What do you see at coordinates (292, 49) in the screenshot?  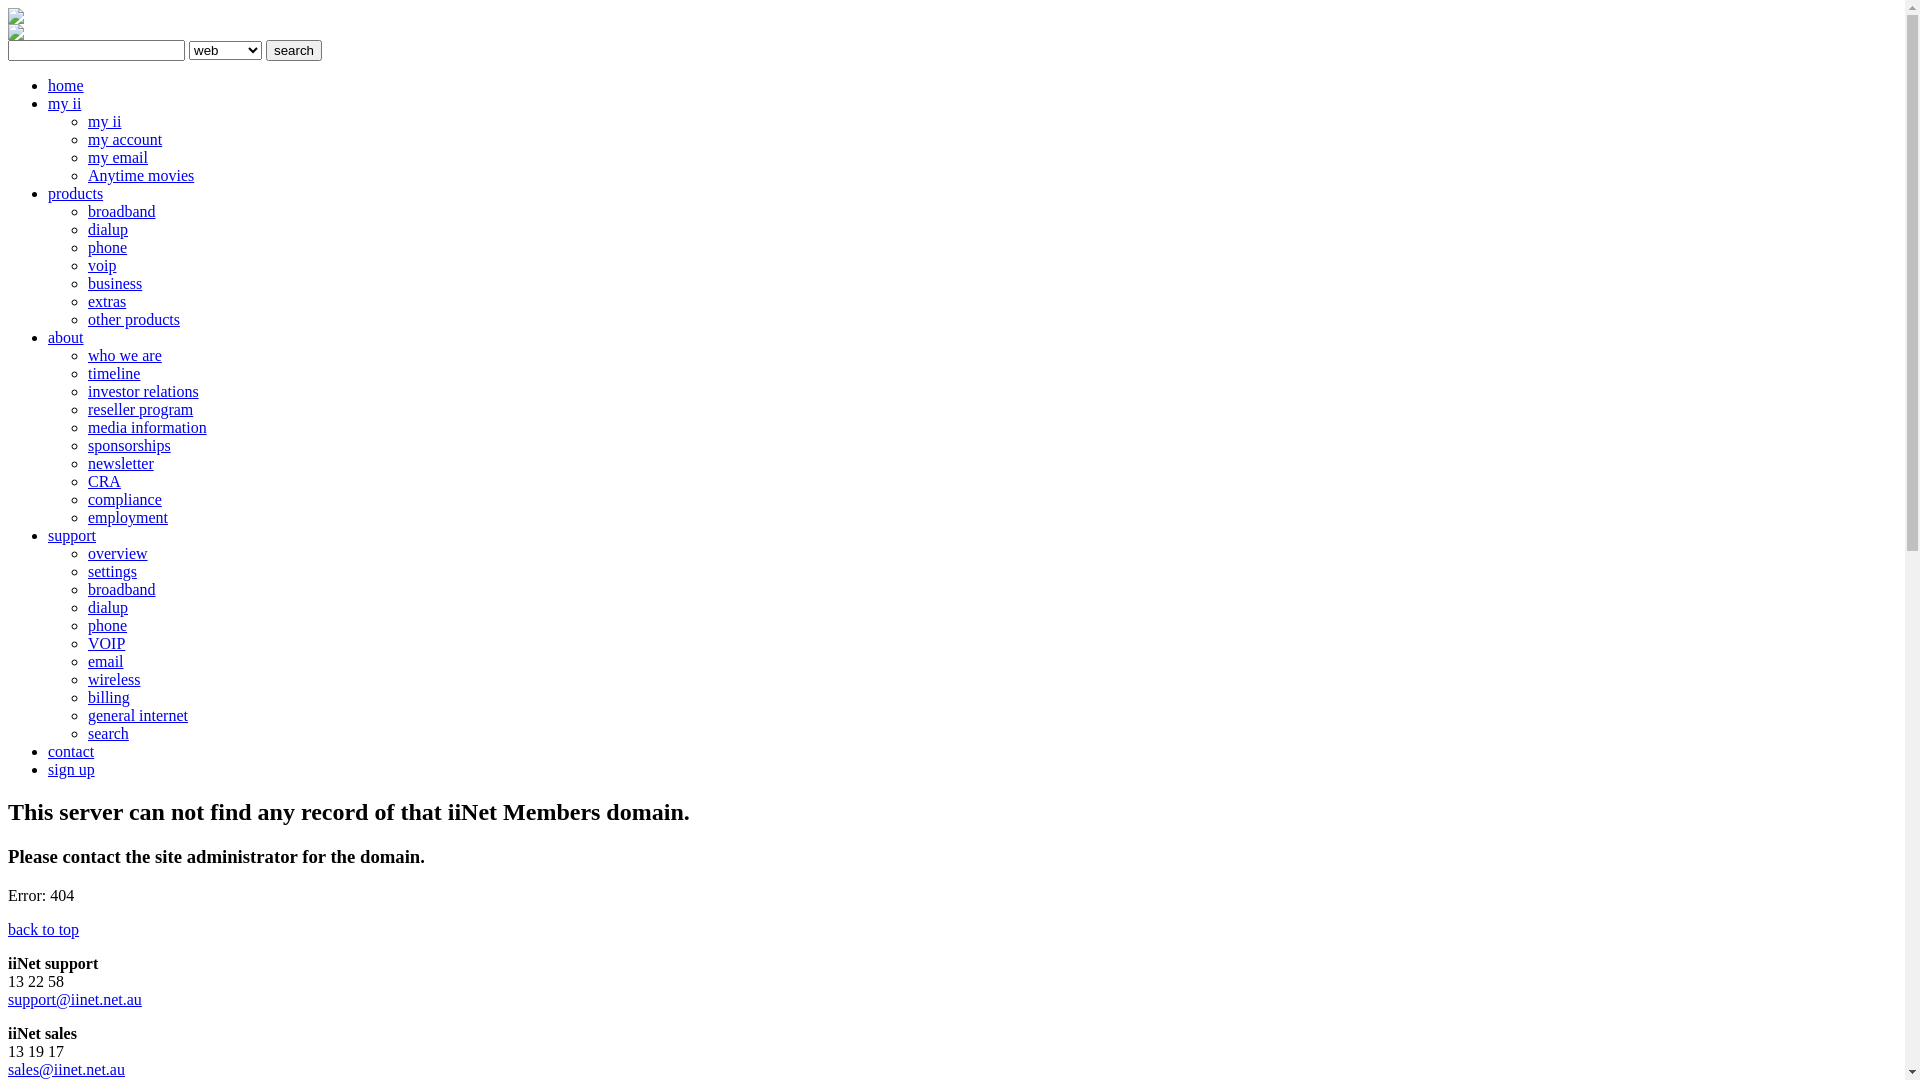 I see `'search'` at bounding box center [292, 49].